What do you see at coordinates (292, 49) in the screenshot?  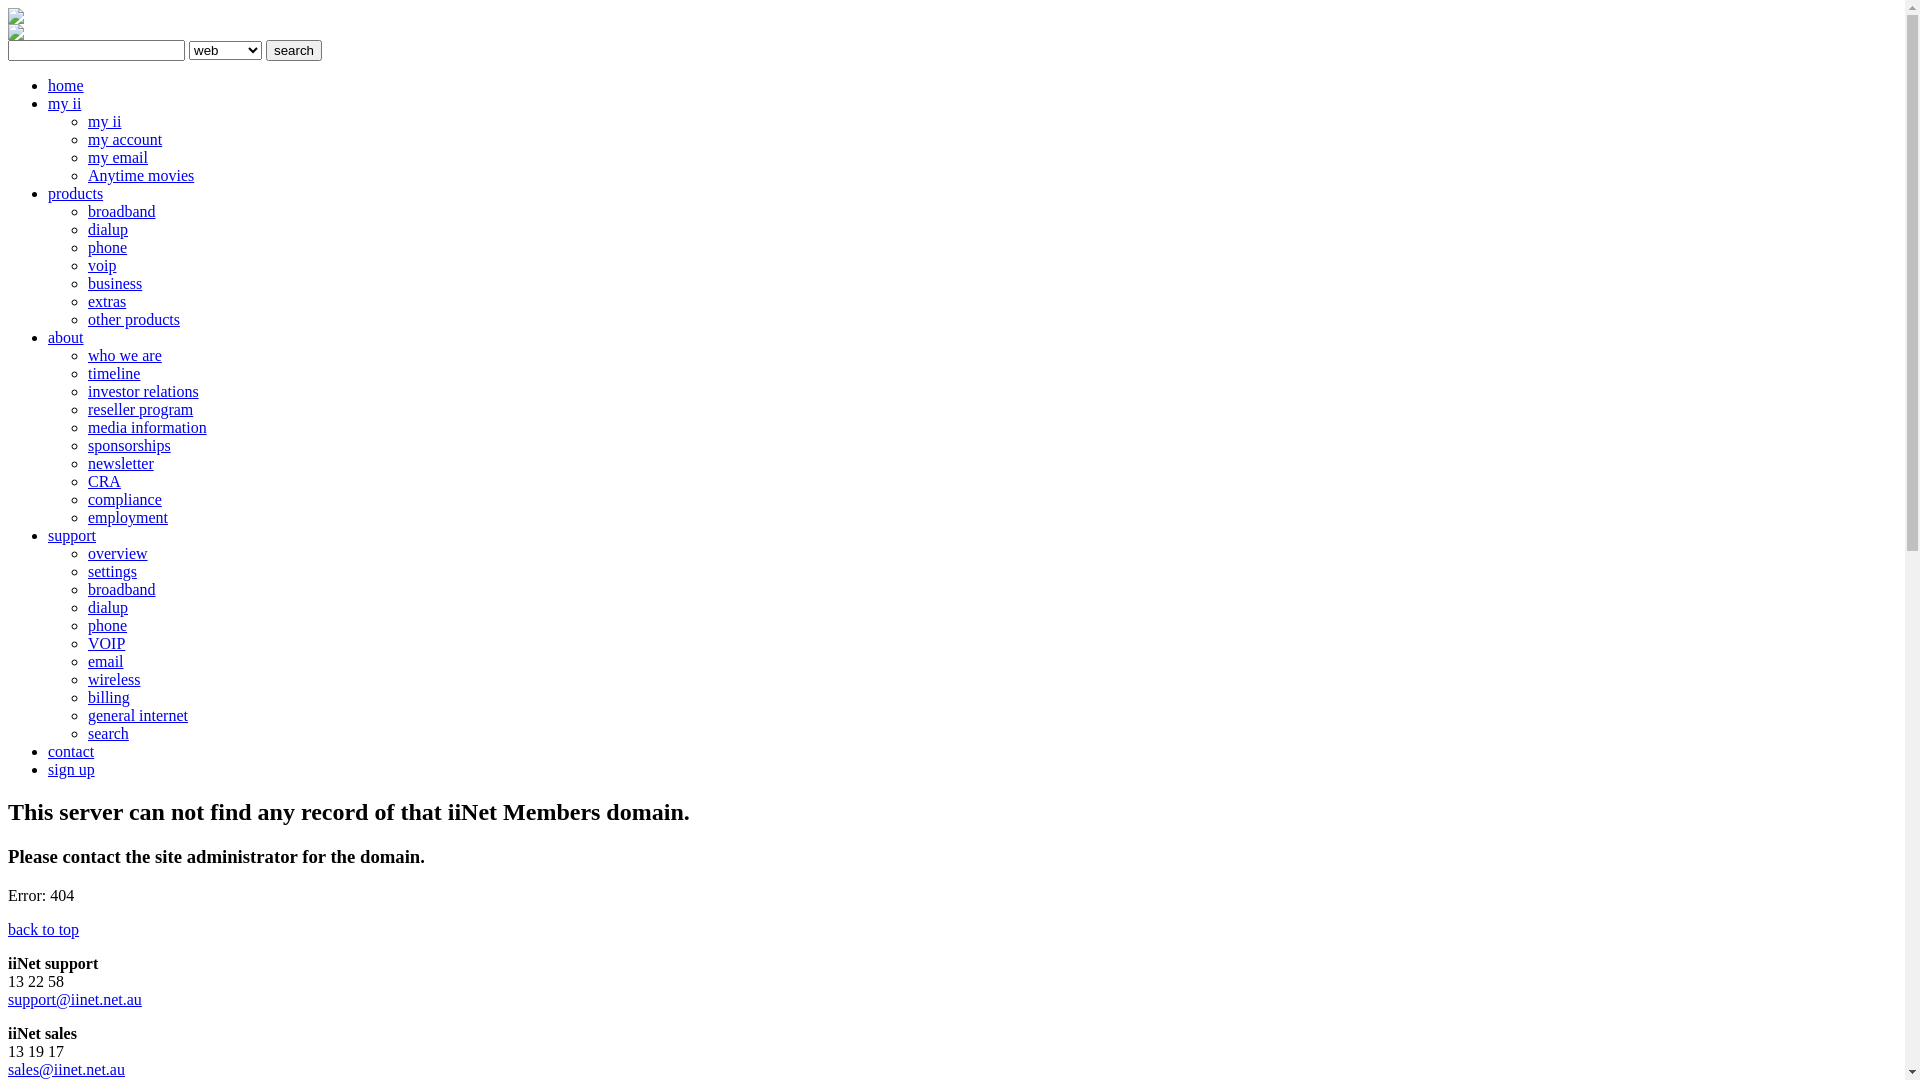 I see `'search'` at bounding box center [292, 49].